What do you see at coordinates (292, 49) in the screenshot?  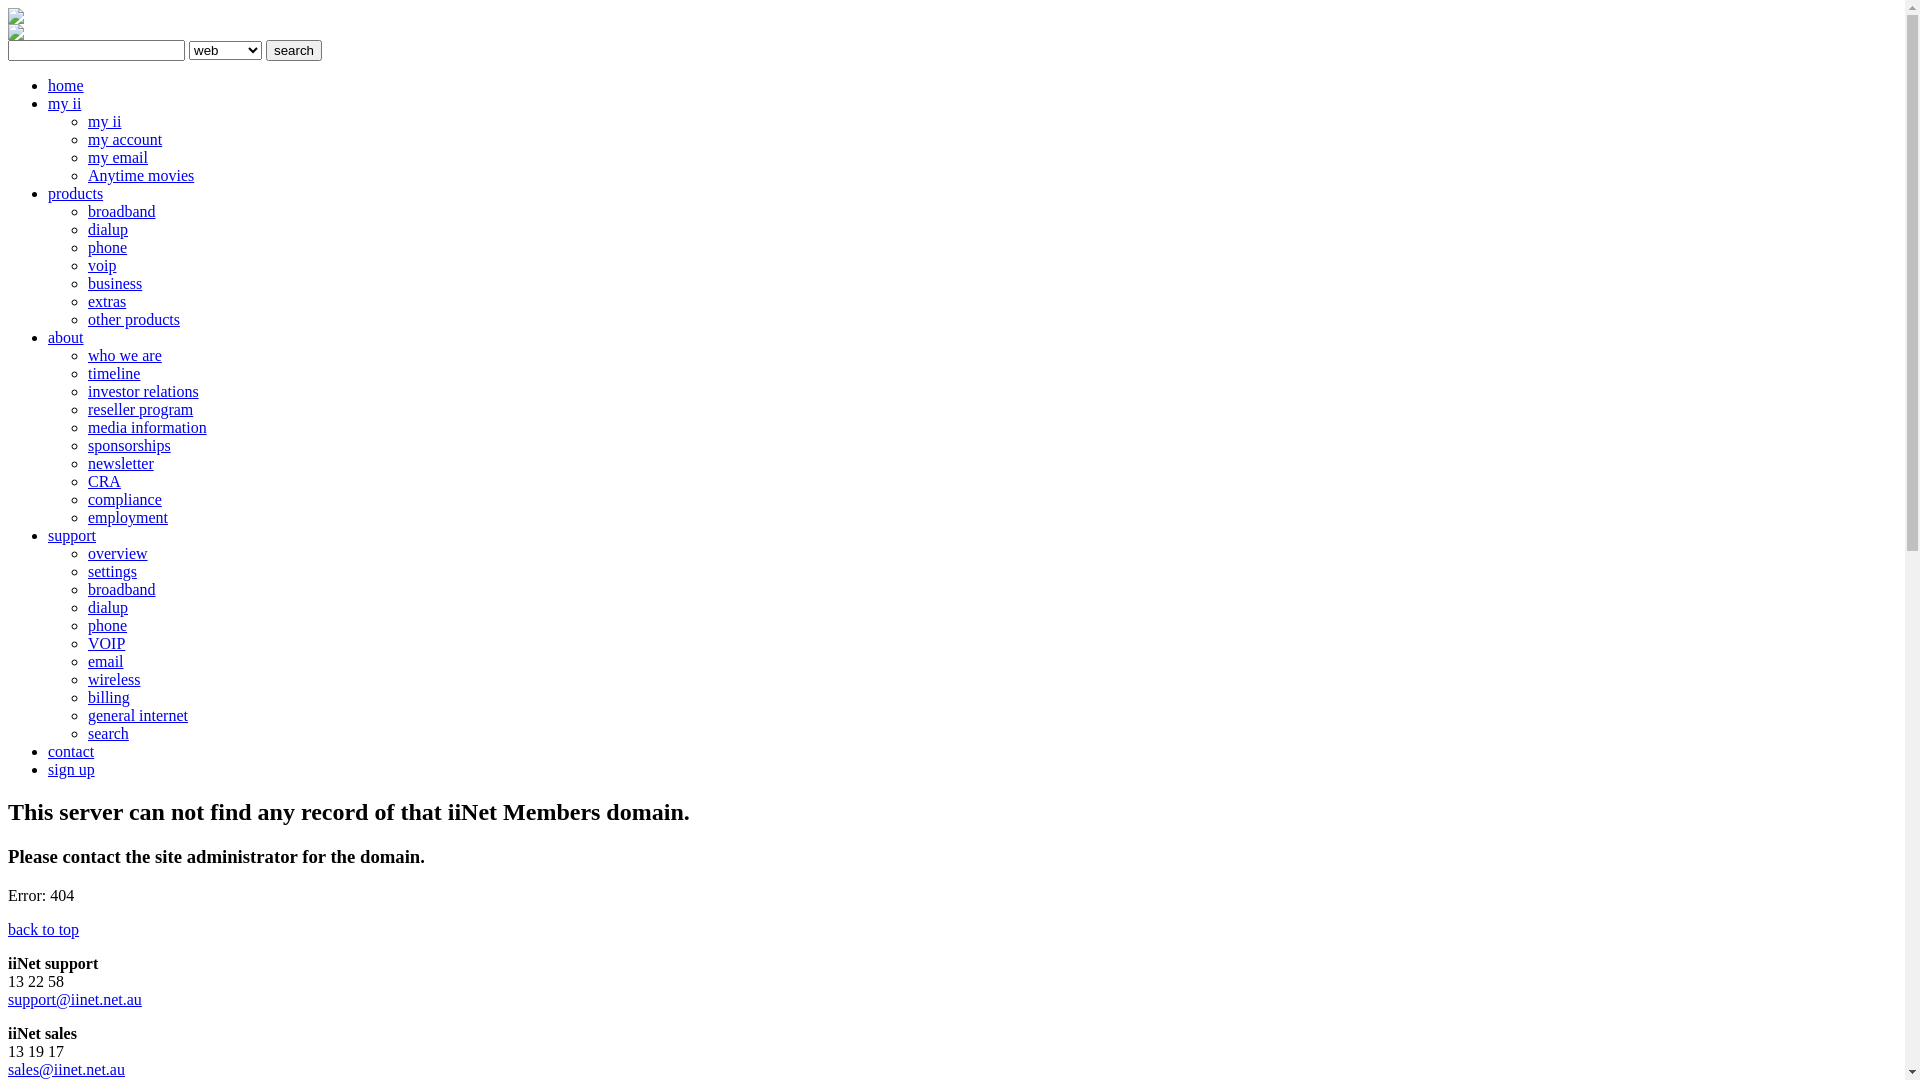 I see `'search'` at bounding box center [292, 49].